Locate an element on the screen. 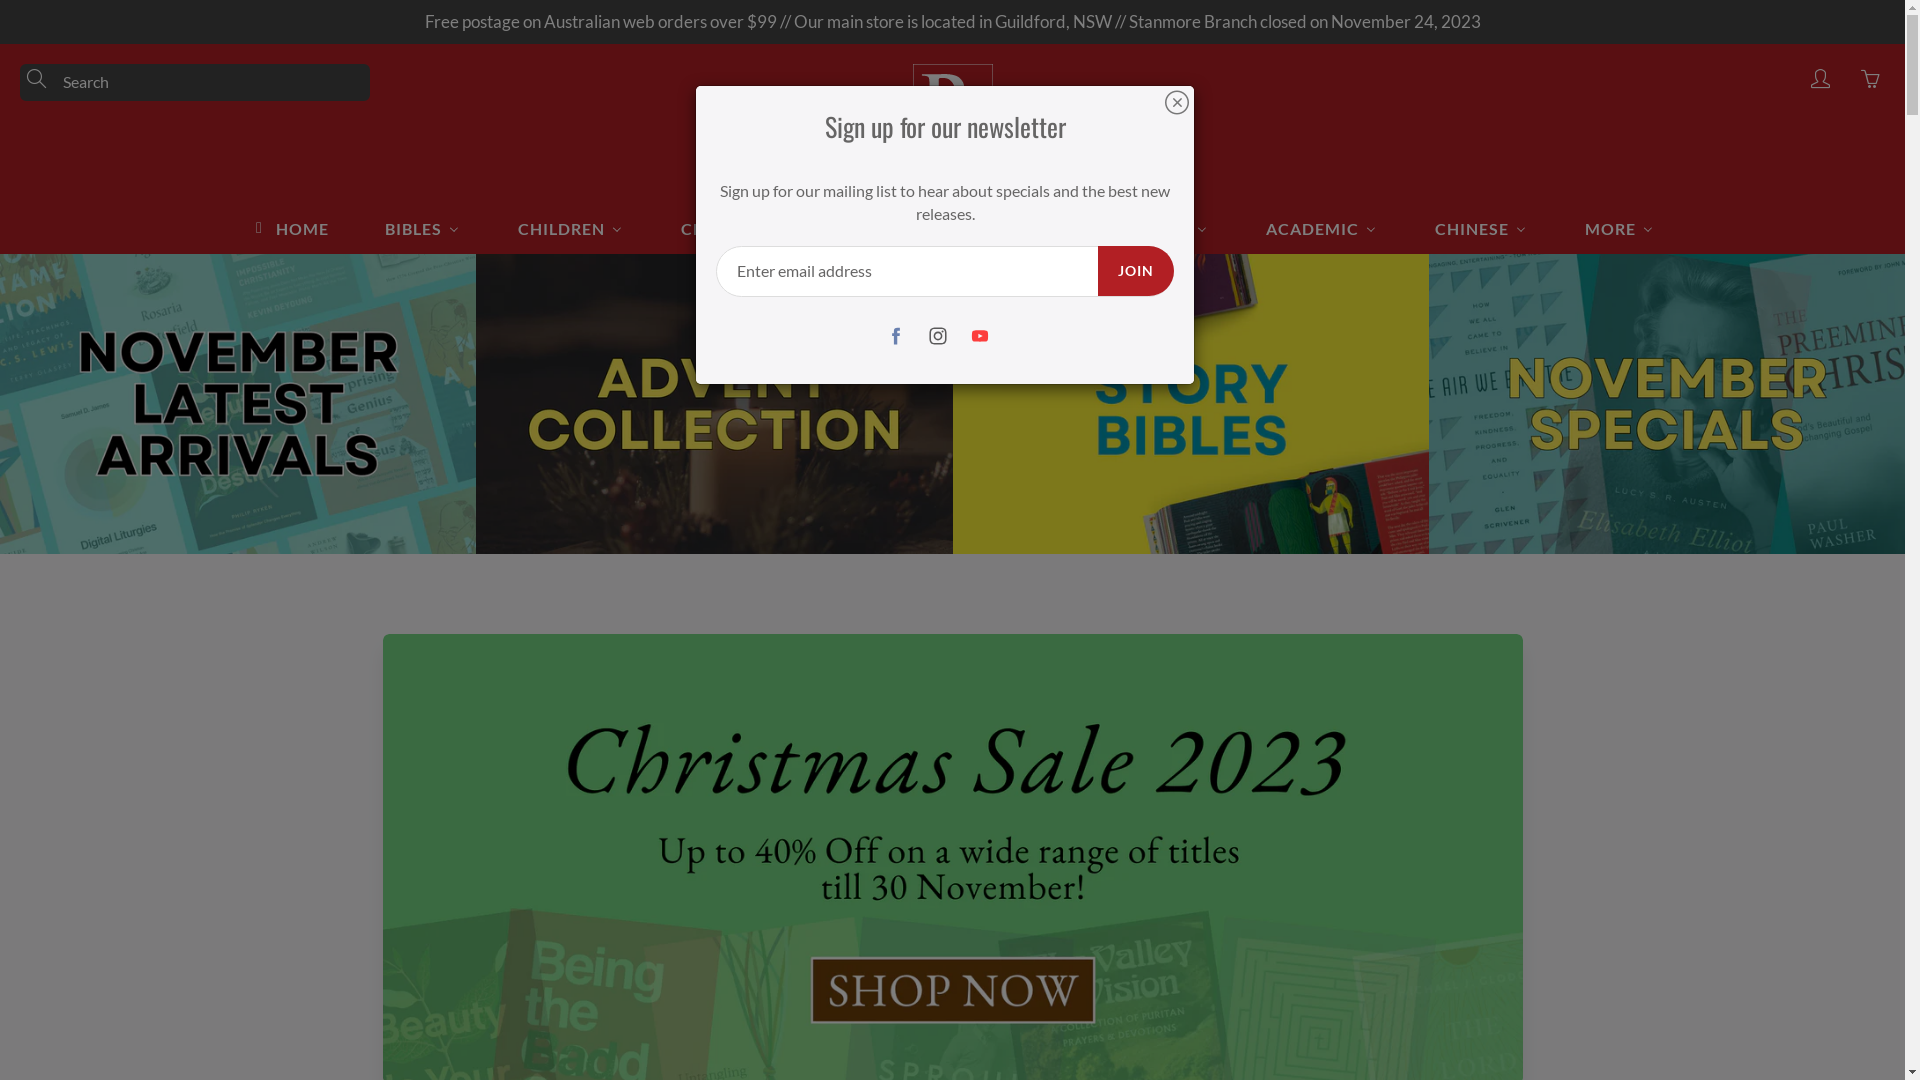  'Facebook' is located at coordinates (878, 335).